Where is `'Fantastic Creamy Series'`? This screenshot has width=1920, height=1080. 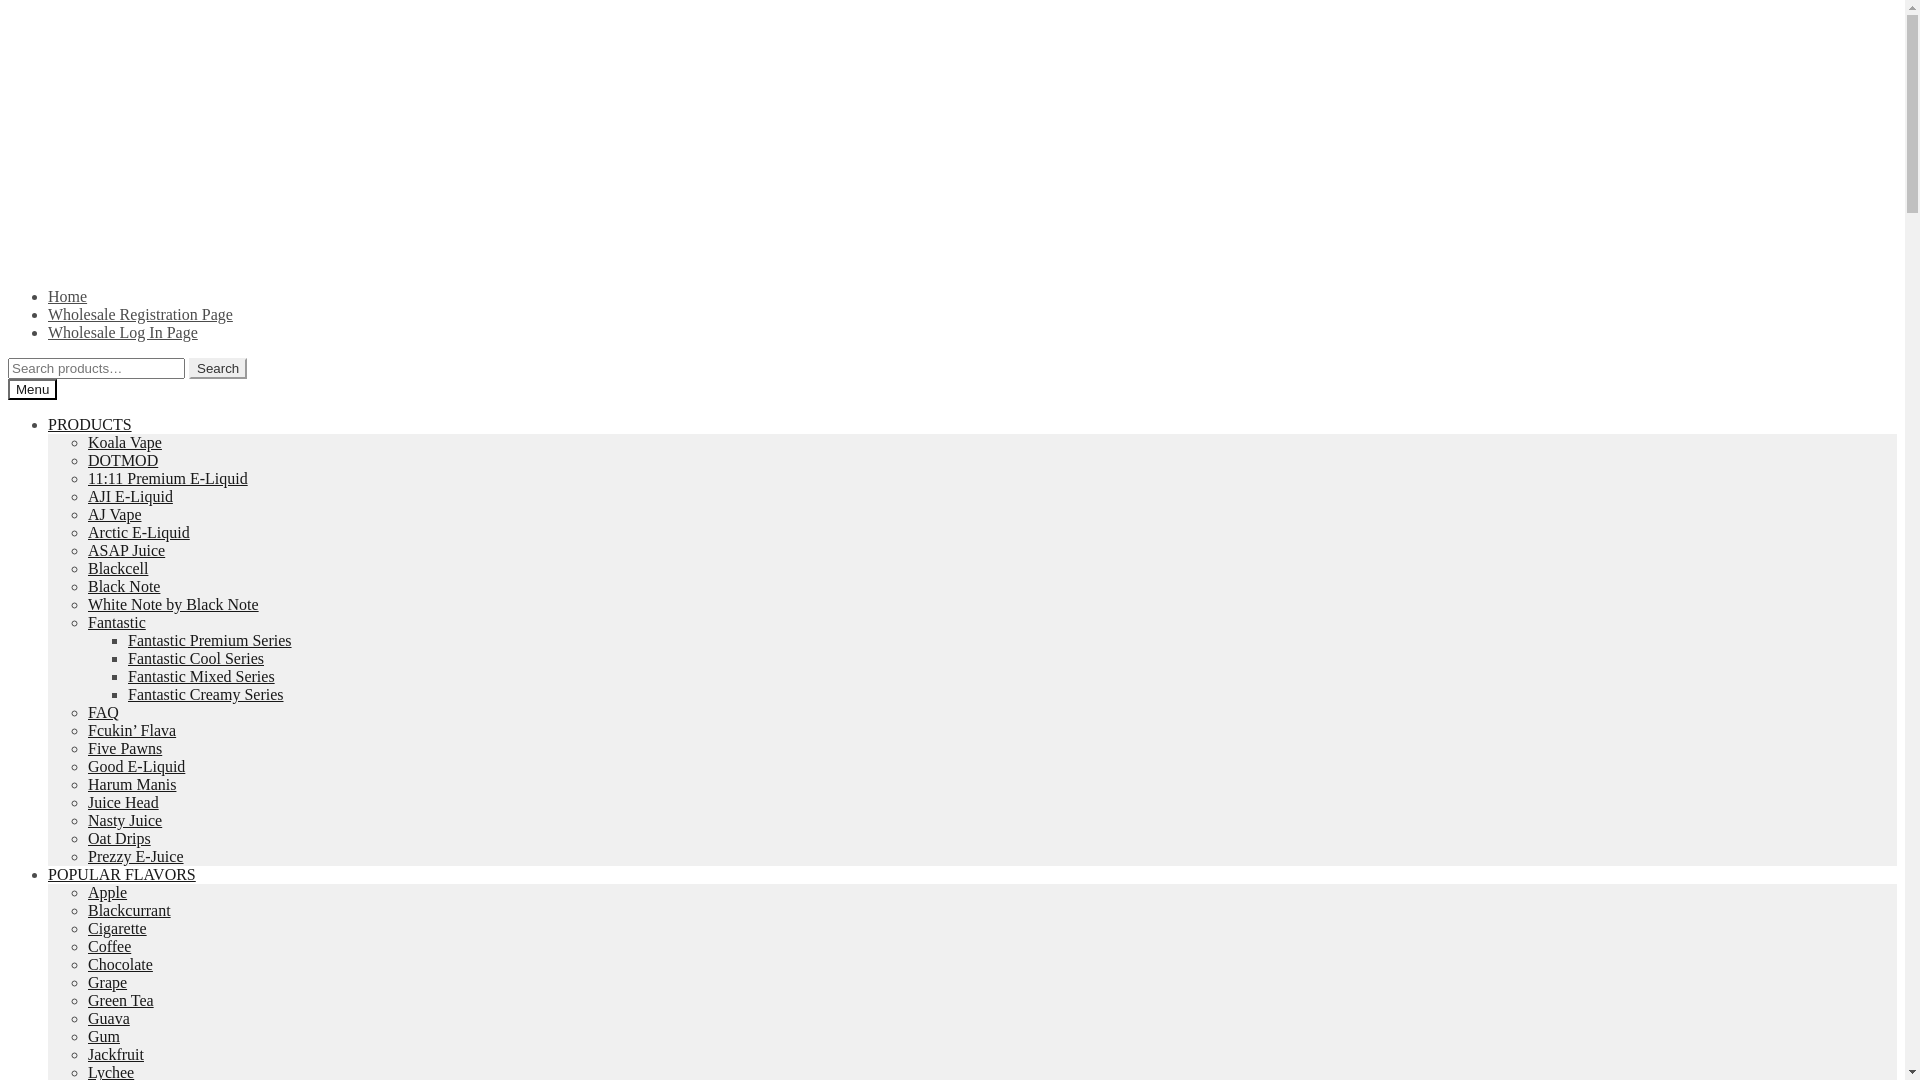 'Fantastic Creamy Series' is located at coordinates (206, 693).